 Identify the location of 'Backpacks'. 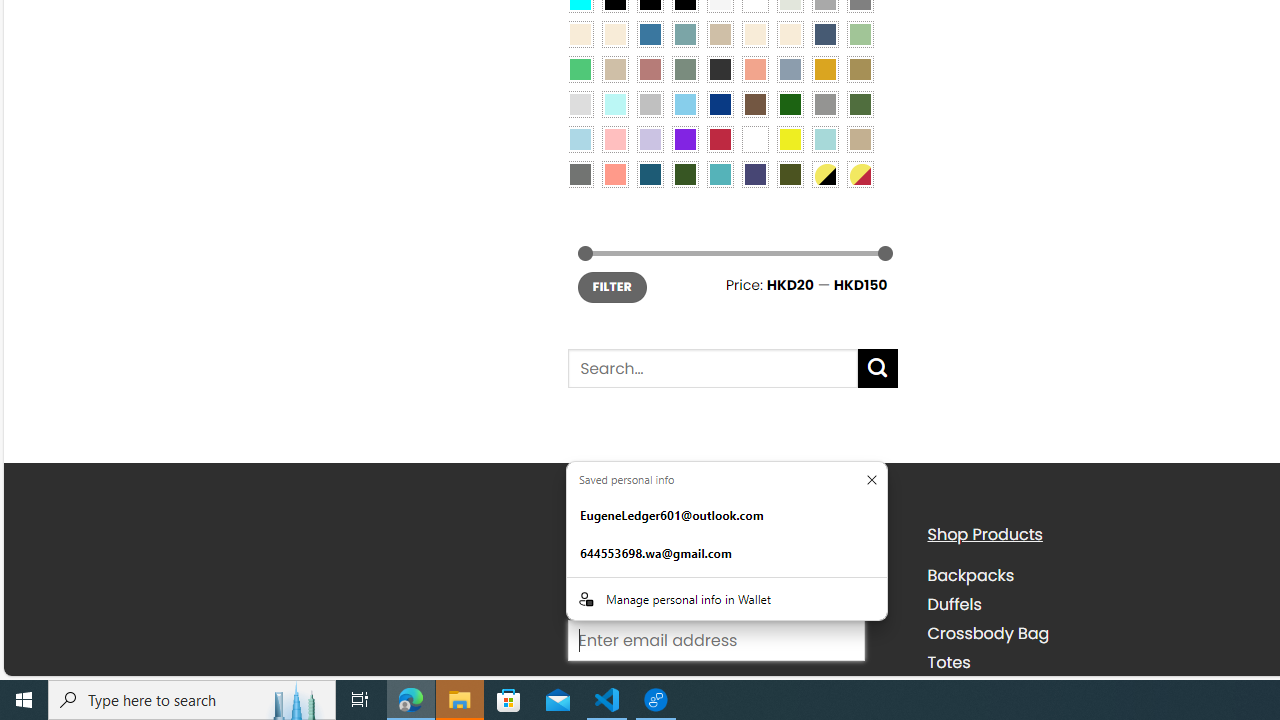
(970, 576).